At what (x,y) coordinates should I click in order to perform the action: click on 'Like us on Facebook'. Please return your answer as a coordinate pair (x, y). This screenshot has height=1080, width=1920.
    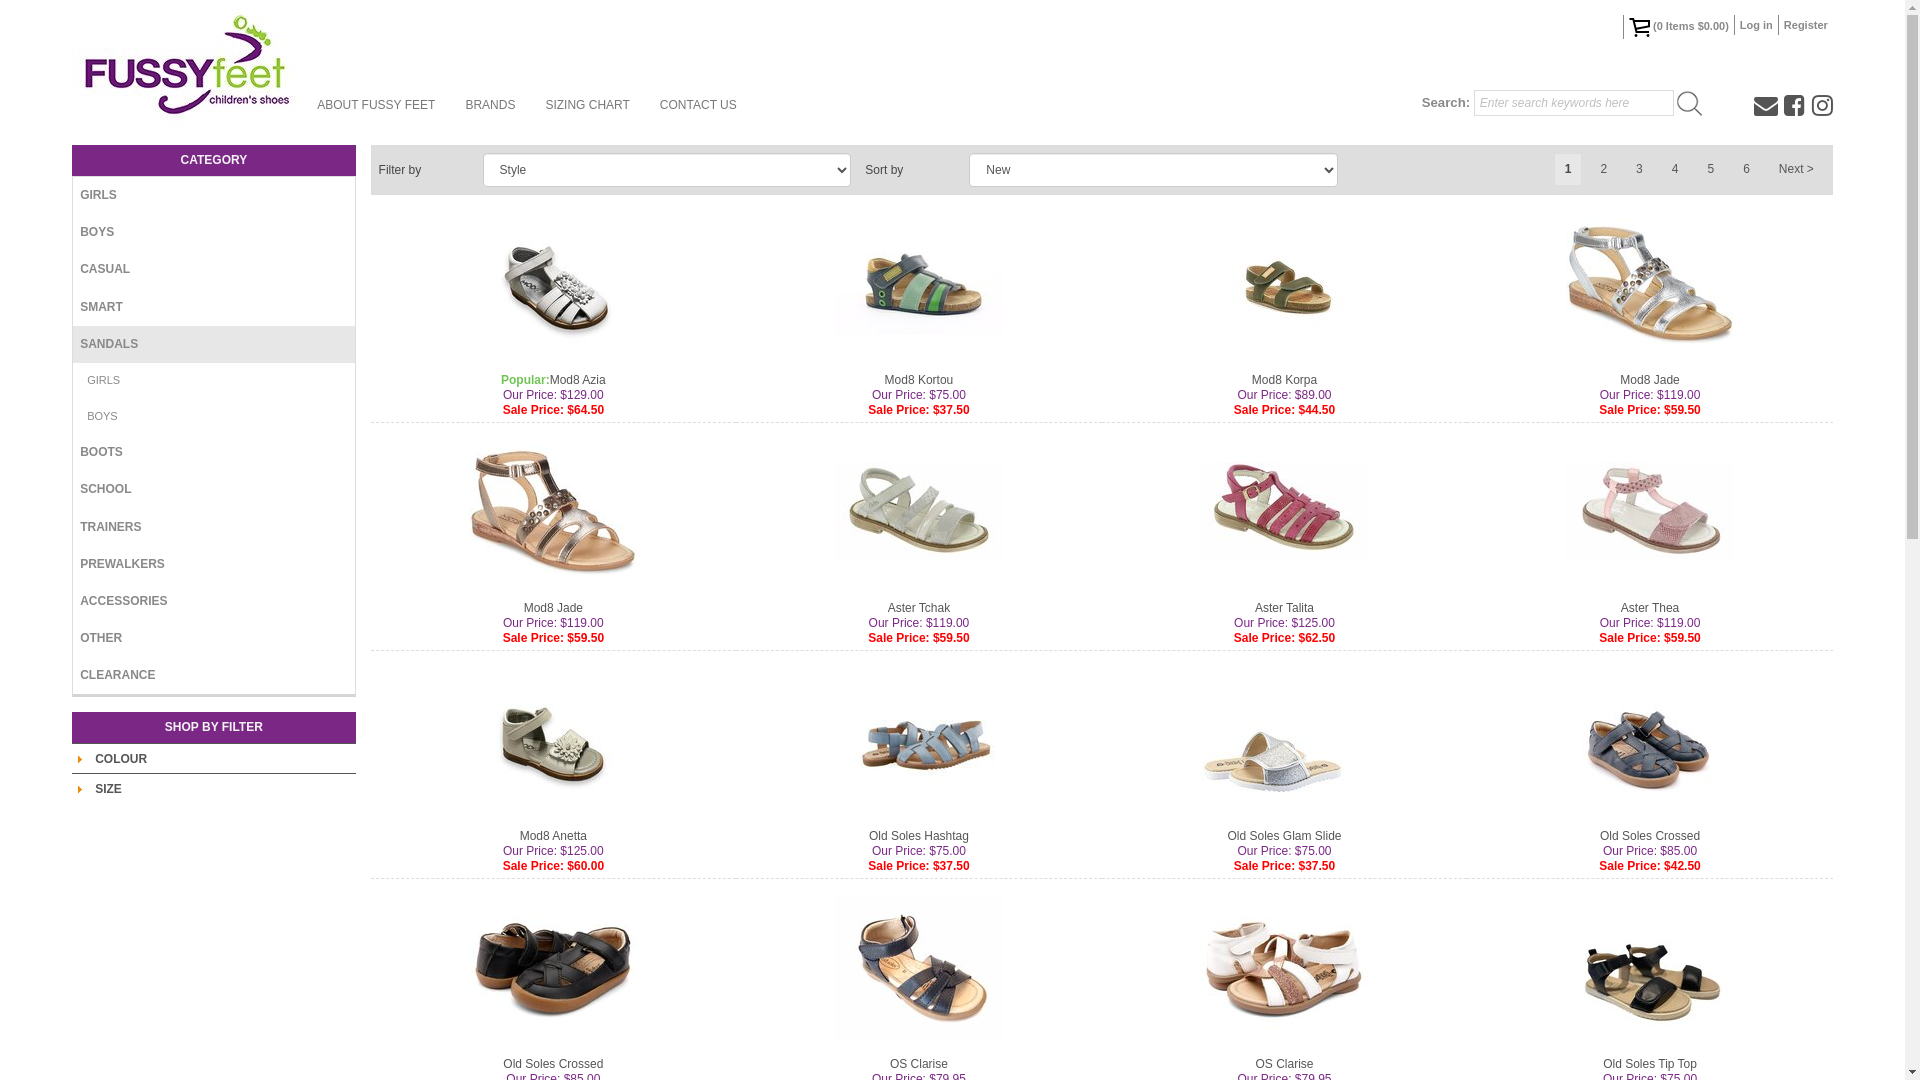
    Looking at the image, I should click on (1784, 104).